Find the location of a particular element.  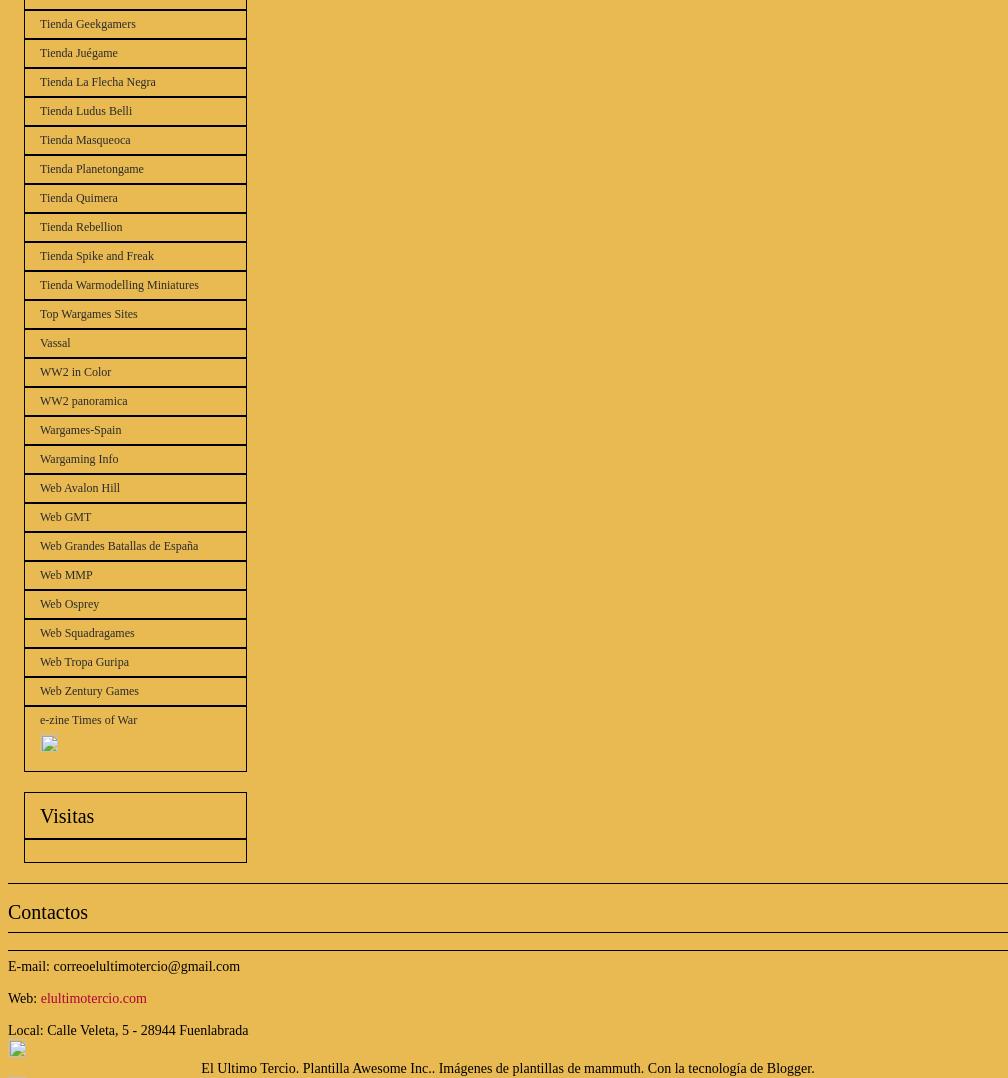

'Web Squadragames' is located at coordinates (86, 632).